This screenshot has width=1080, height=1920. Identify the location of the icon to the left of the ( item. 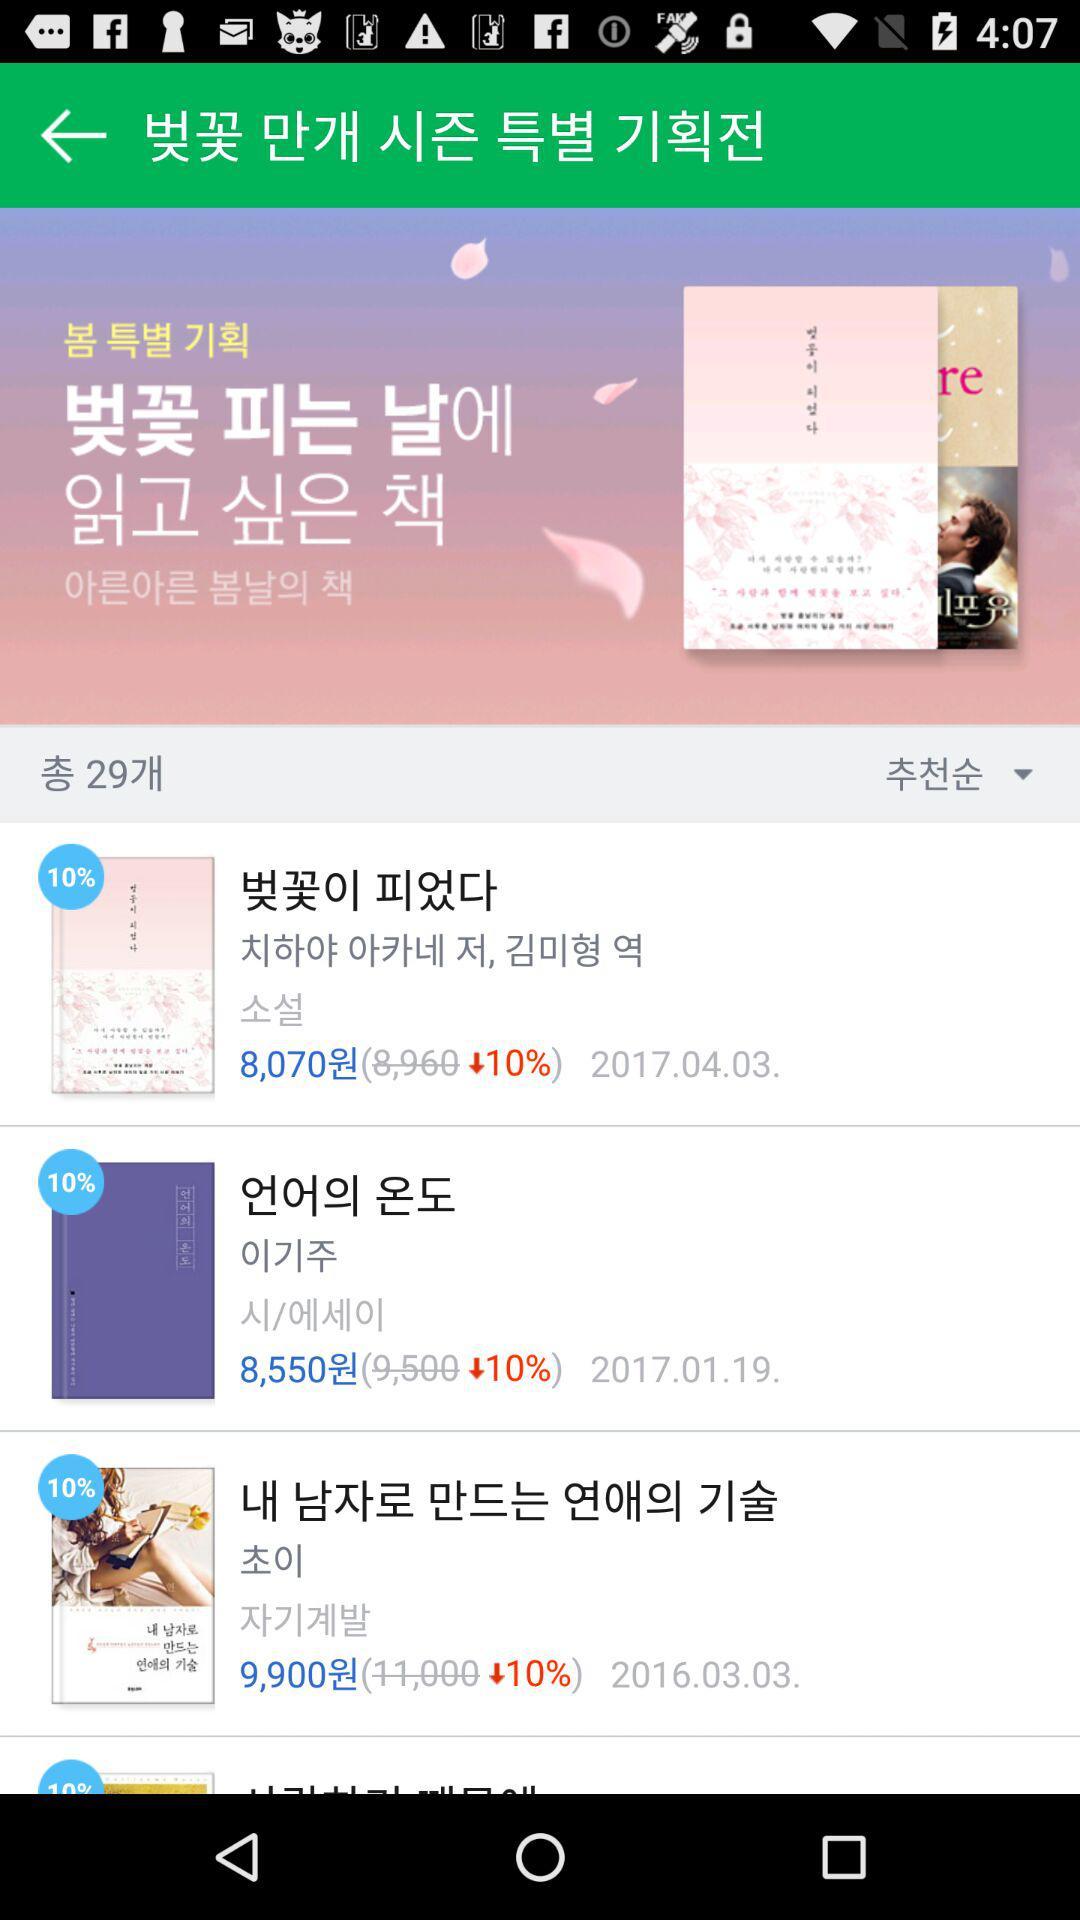
(272, 1009).